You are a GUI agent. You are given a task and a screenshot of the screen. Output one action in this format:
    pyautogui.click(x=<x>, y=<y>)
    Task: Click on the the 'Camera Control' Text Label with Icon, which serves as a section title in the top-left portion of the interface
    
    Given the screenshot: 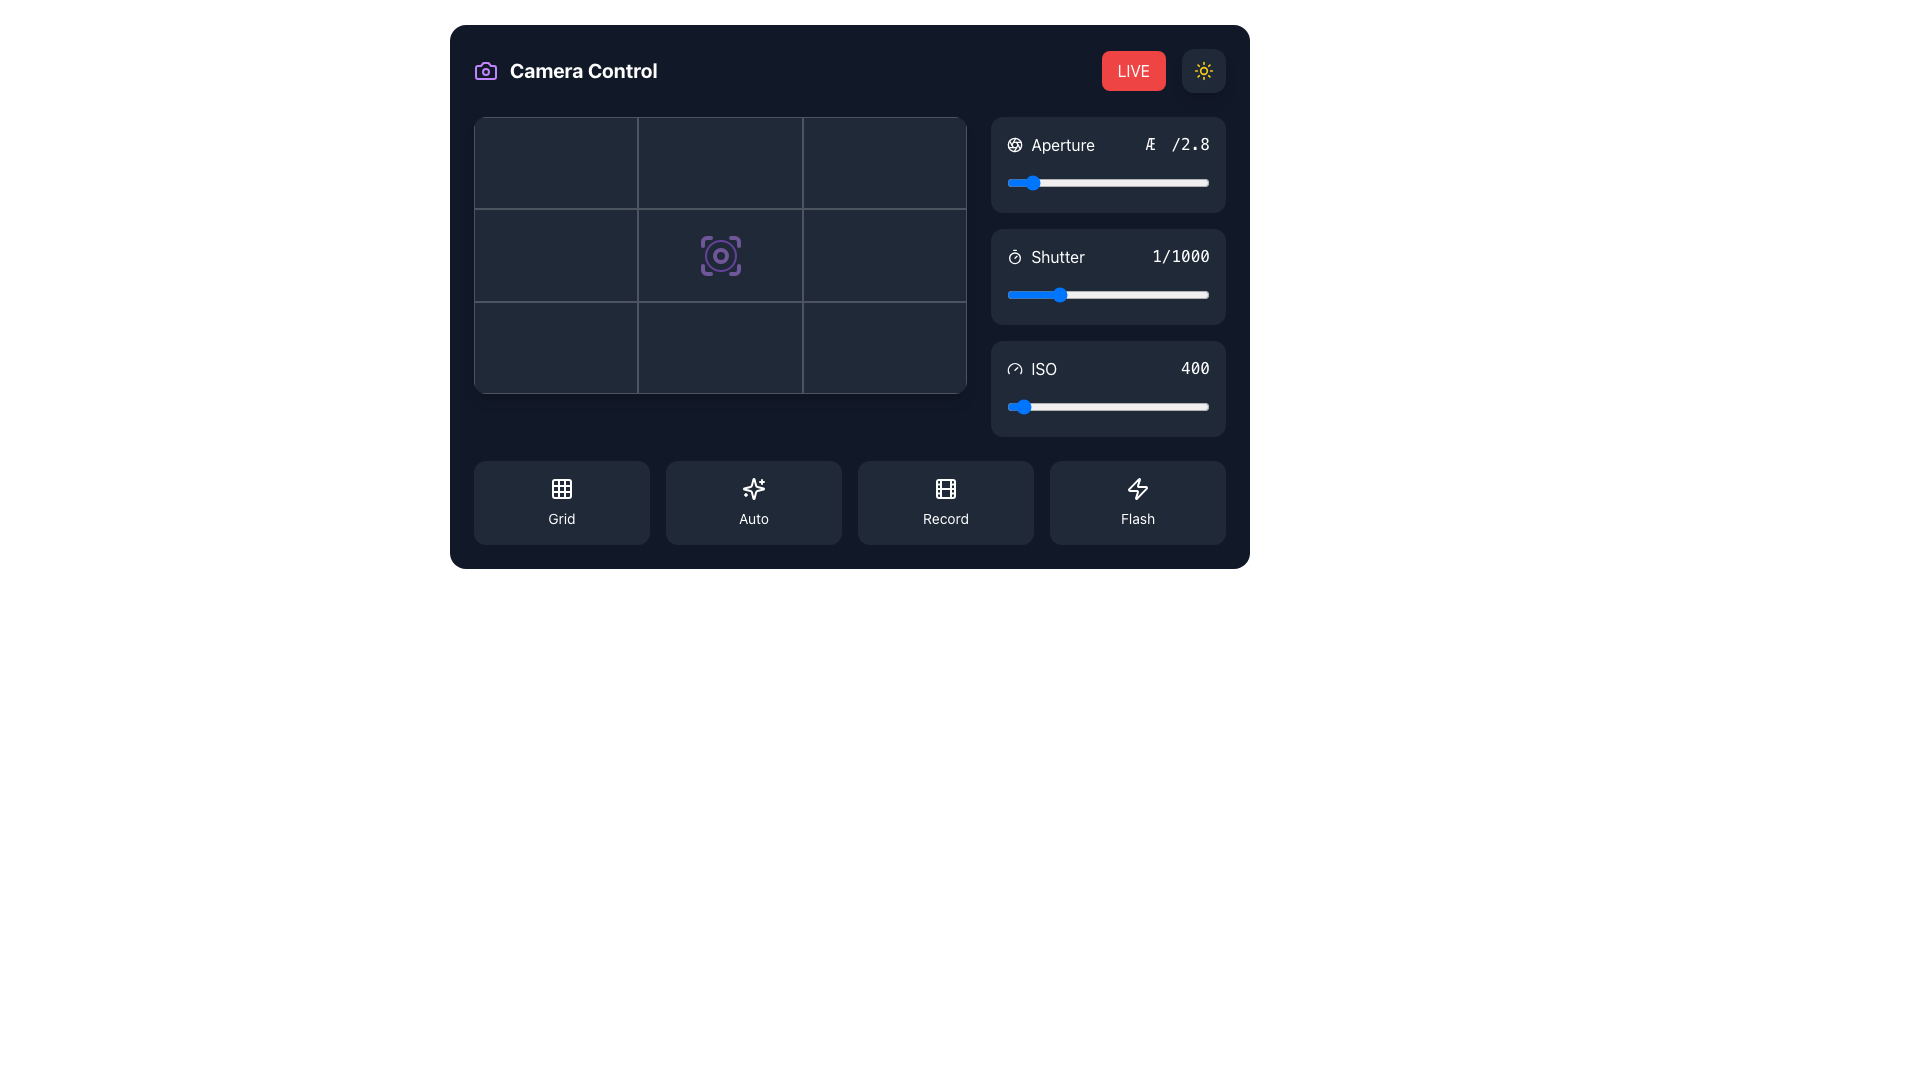 What is the action you would take?
    pyautogui.click(x=564, y=69)
    